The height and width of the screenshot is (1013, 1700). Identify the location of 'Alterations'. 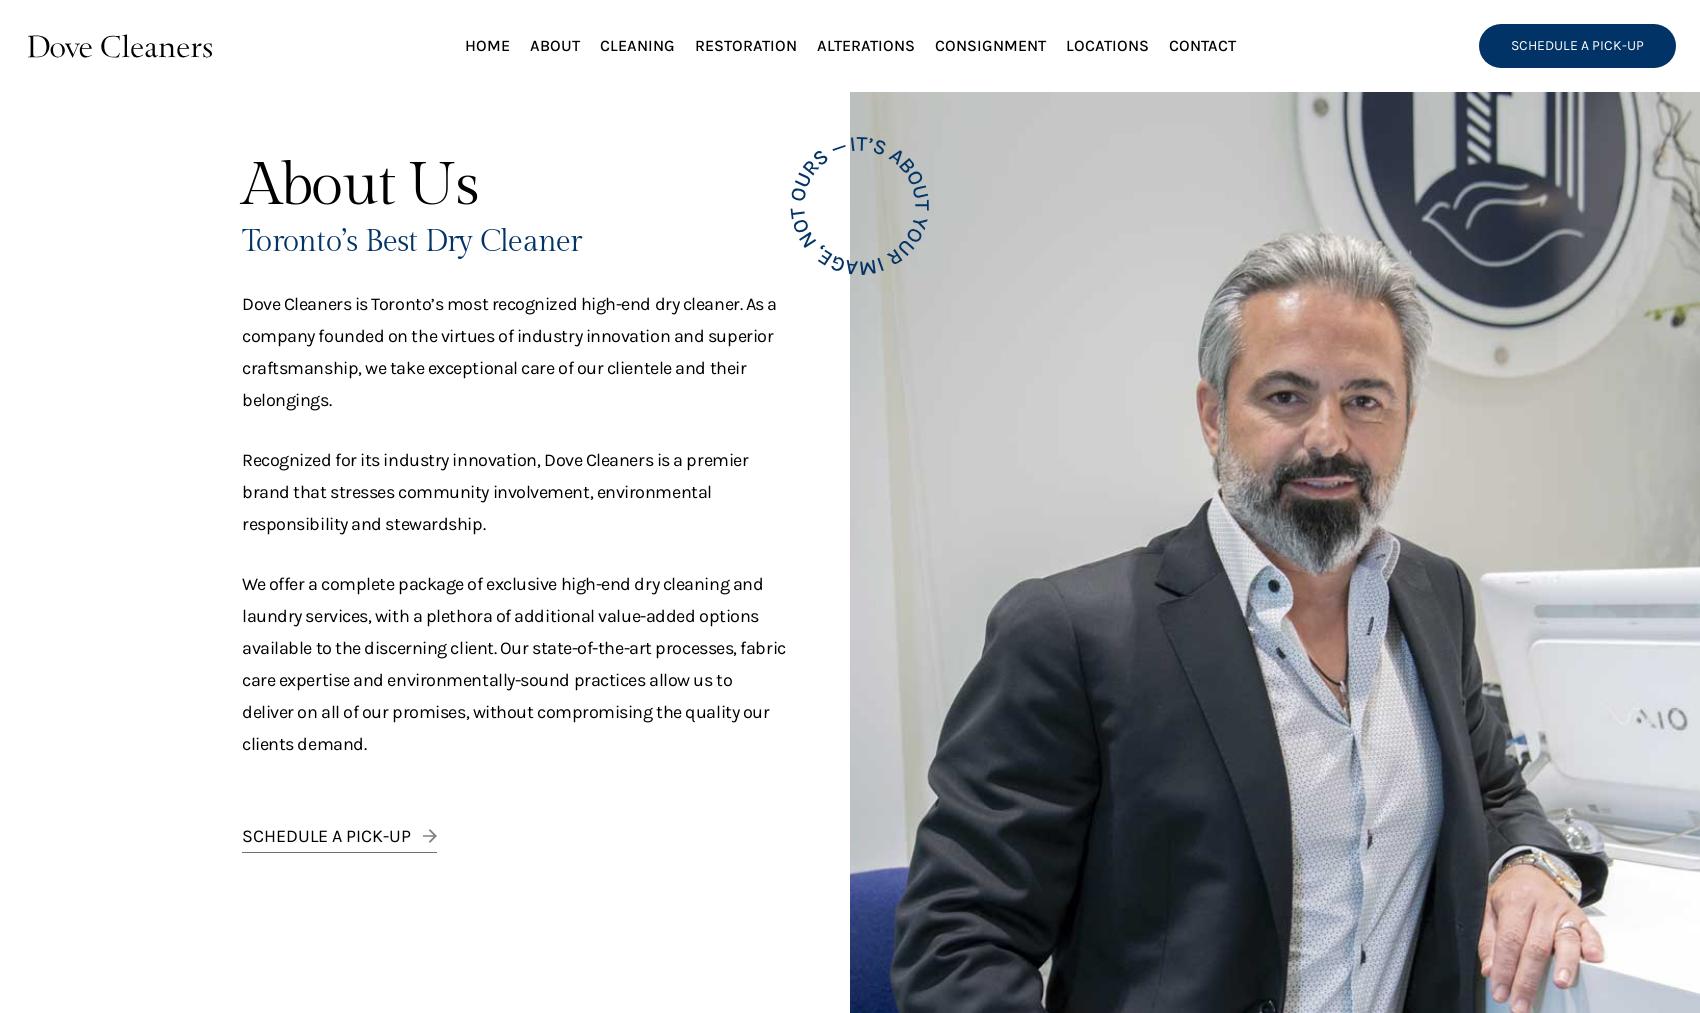
(864, 44).